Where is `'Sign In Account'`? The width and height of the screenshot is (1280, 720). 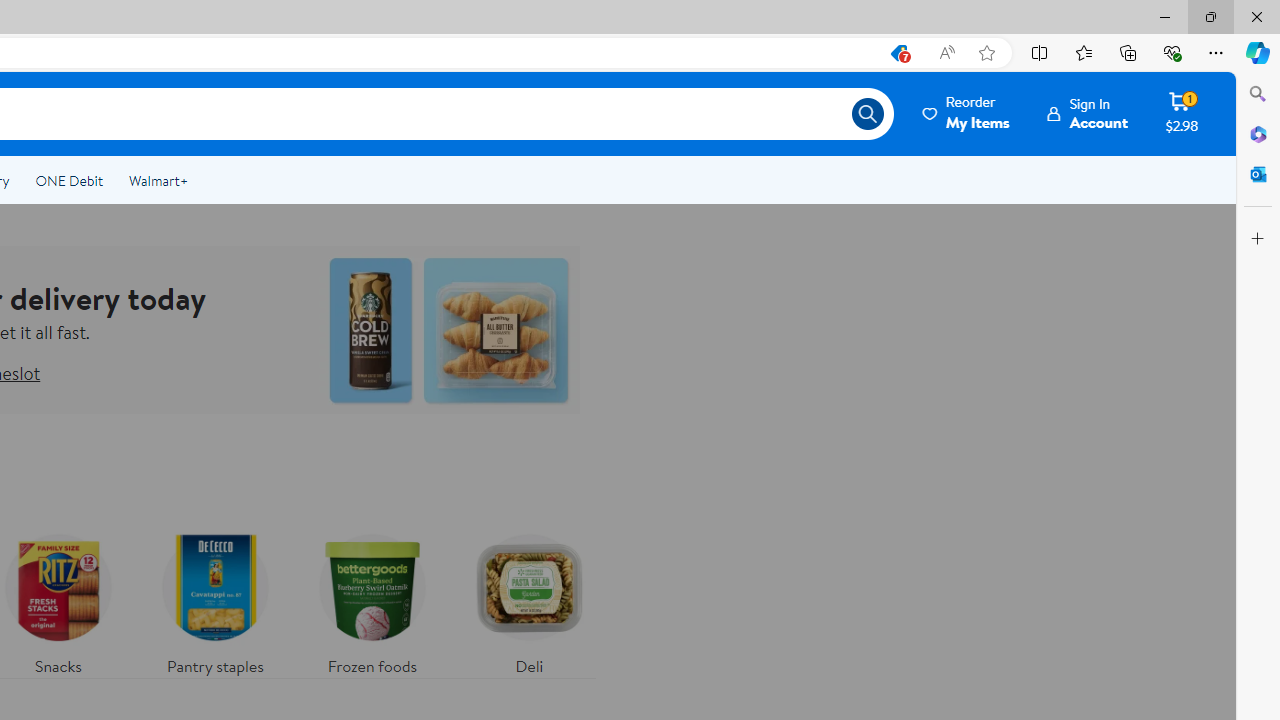
'Sign In Account' is located at coordinates (1087, 113).